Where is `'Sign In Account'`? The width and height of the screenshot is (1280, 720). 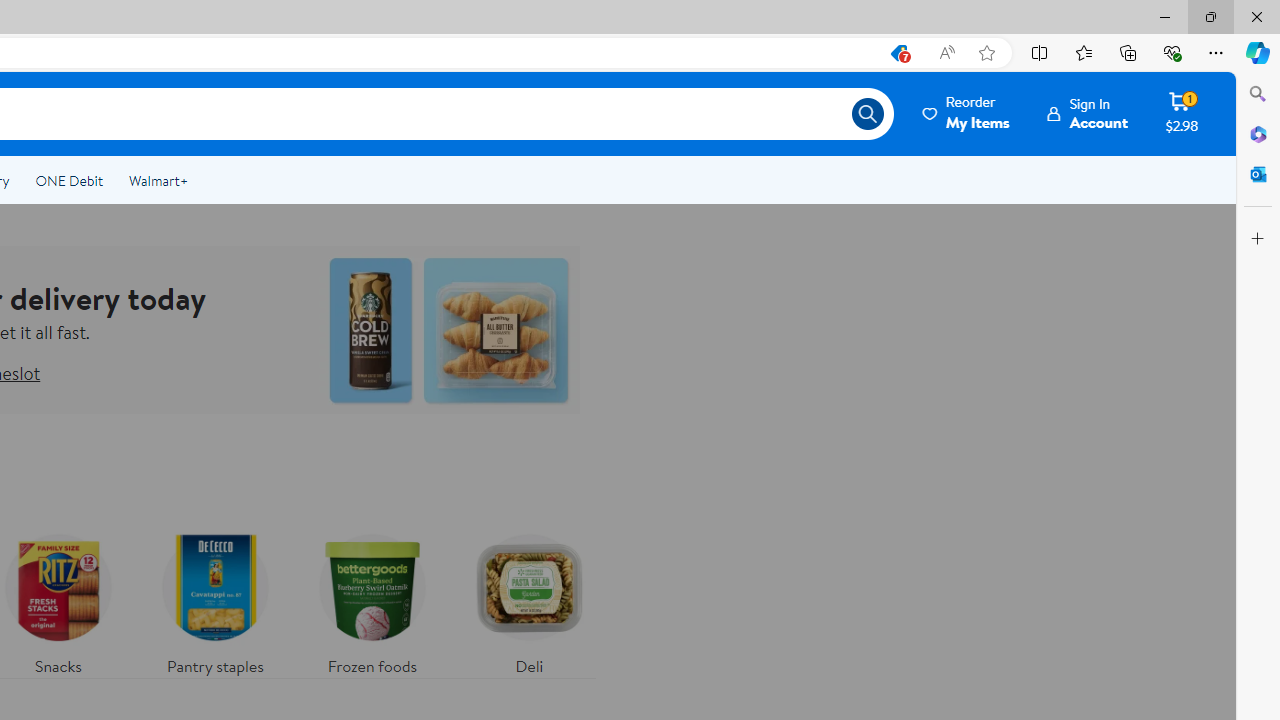
'Sign In Account' is located at coordinates (1087, 113).